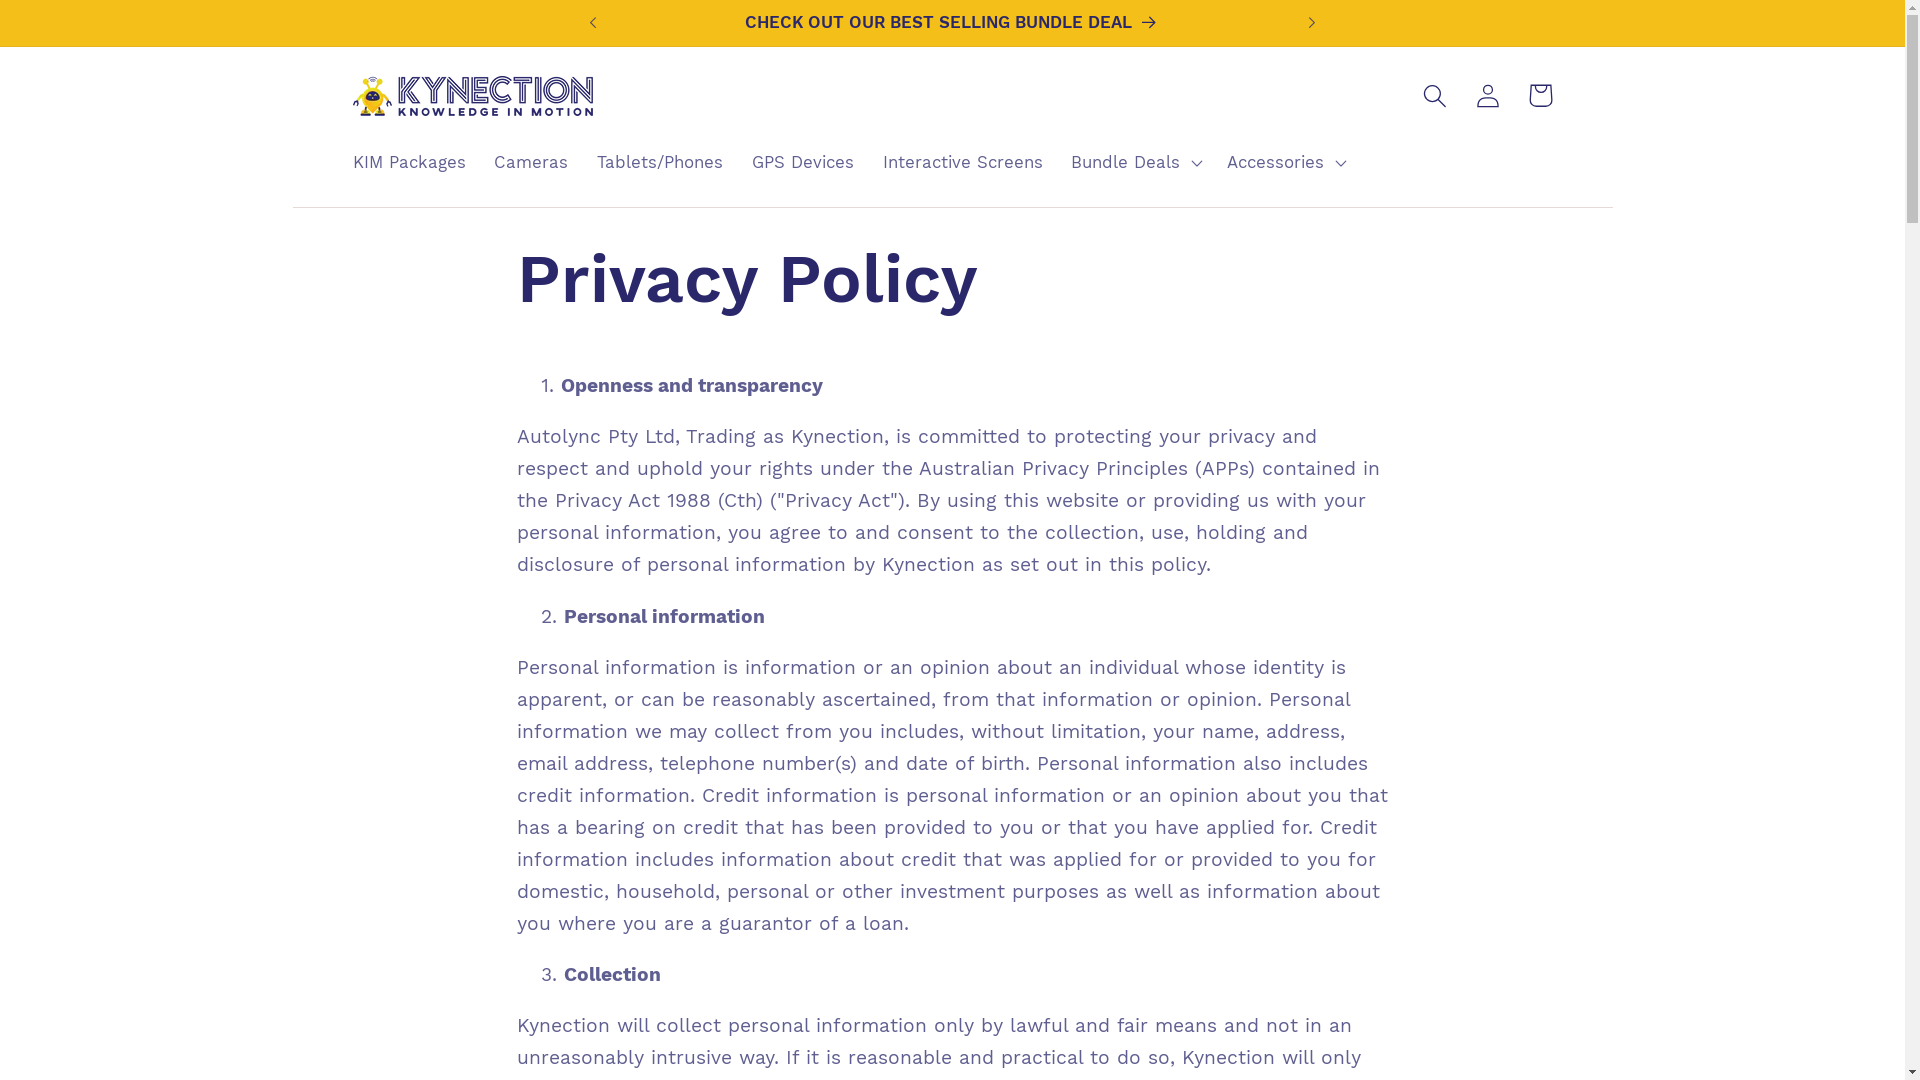 Image resolution: width=1920 pixels, height=1080 pixels. Describe the element at coordinates (962, 161) in the screenshot. I see `'Interactive Screens'` at that location.